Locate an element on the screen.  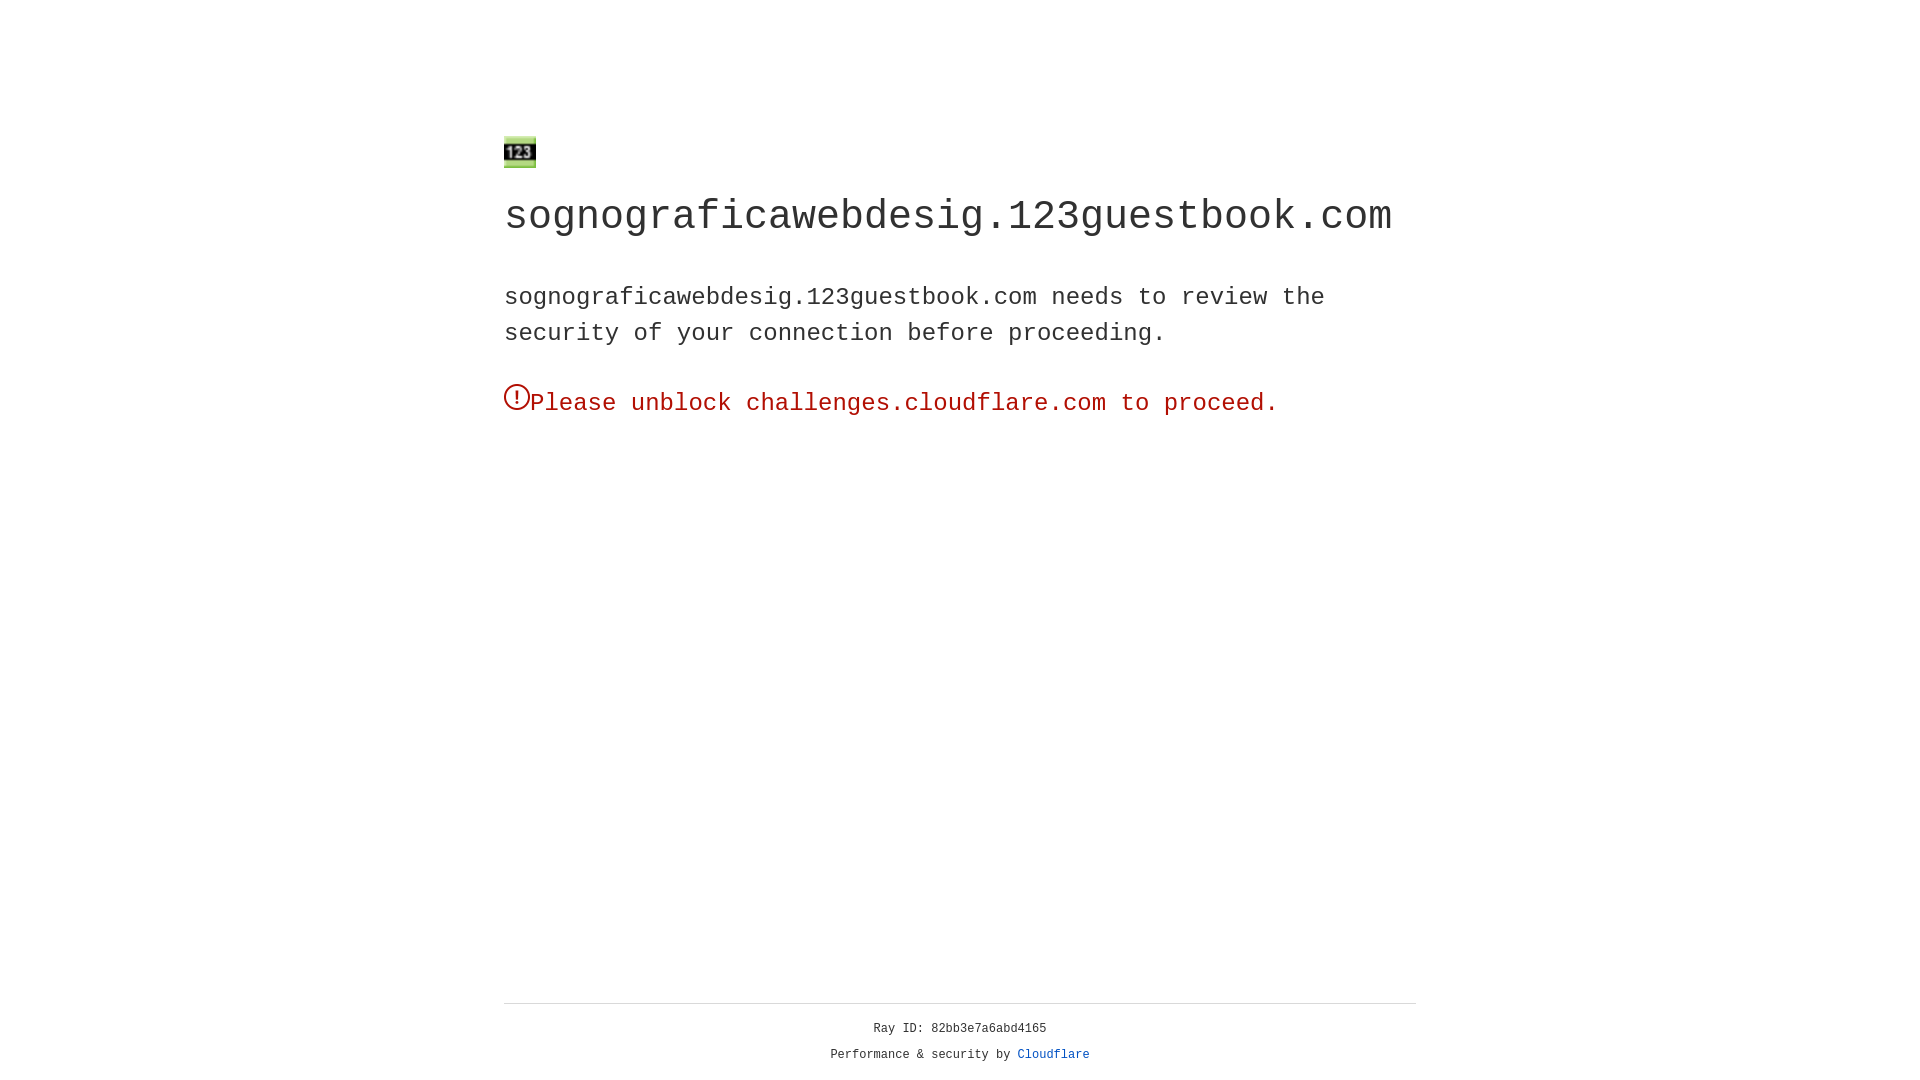
'Cloudflare' is located at coordinates (1053, 1054).